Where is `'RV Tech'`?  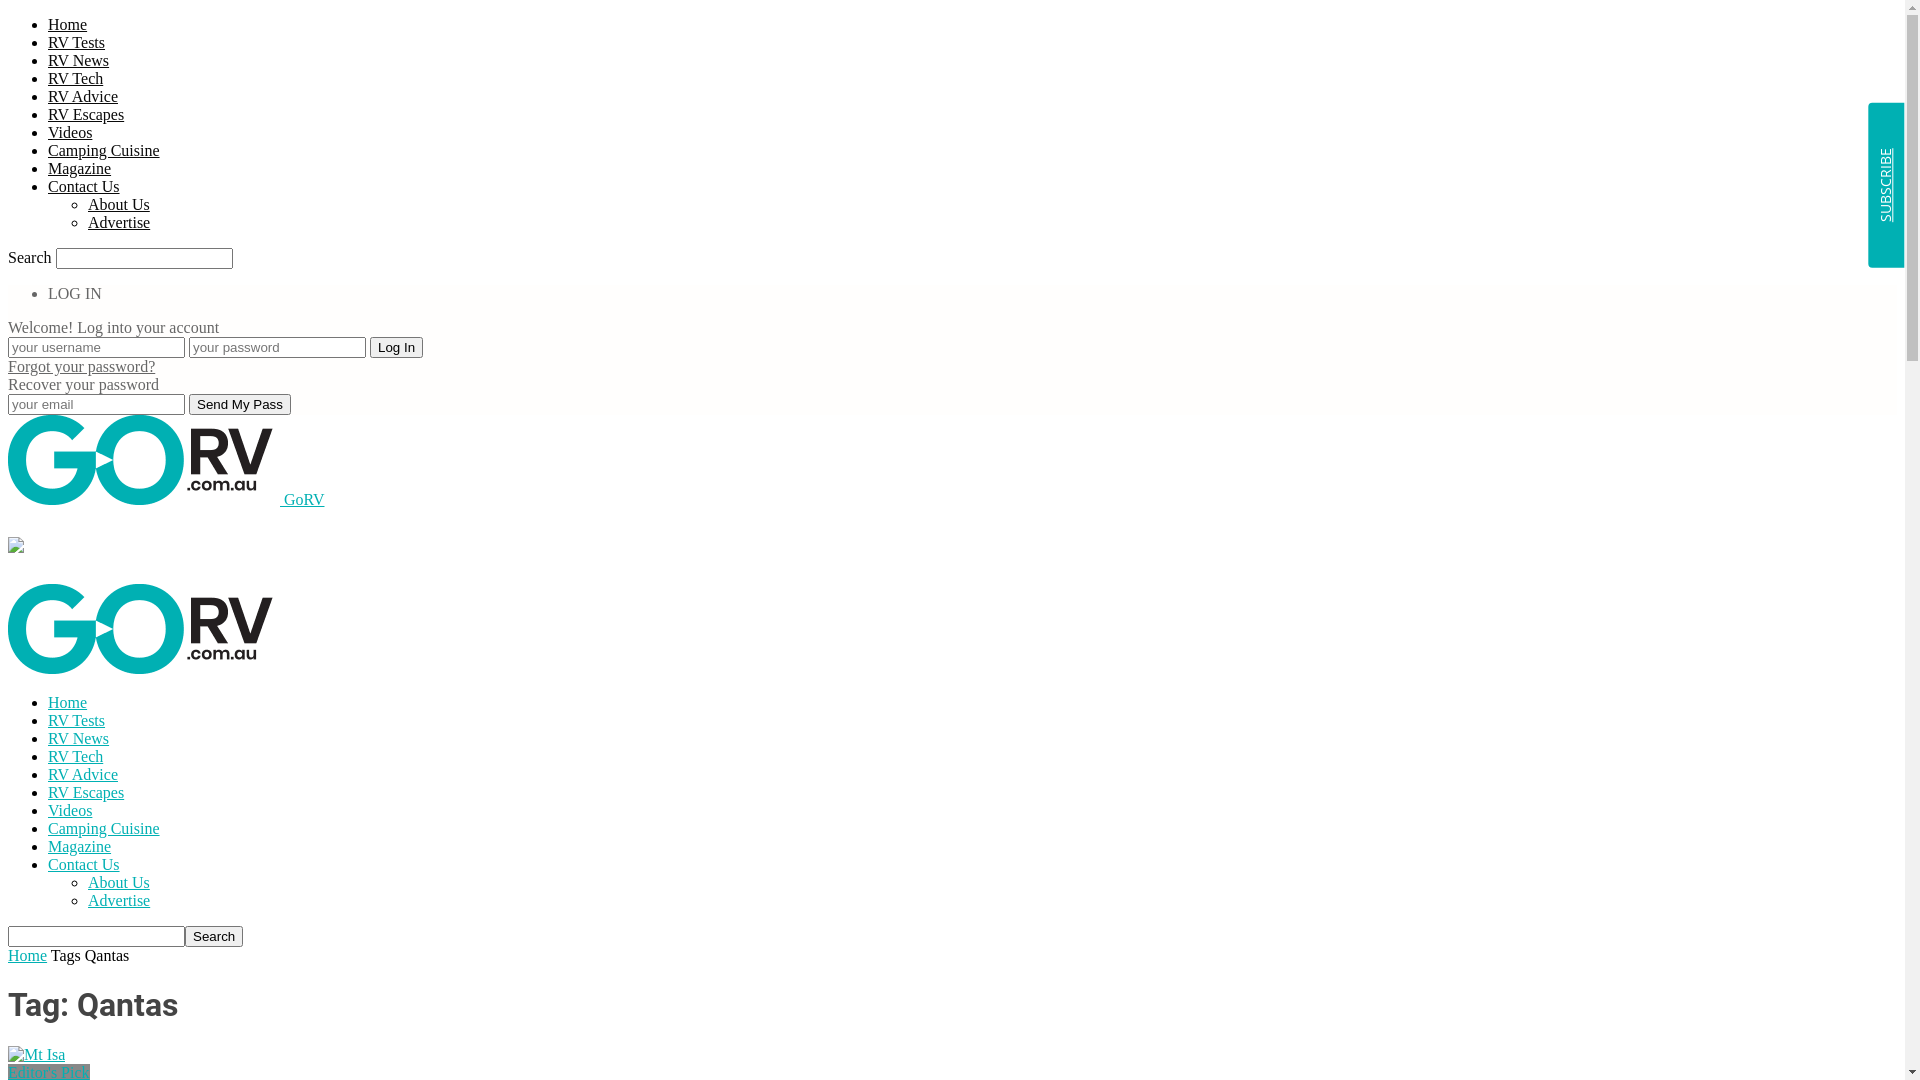 'RV Tech' is located at coordinates (75, 77).